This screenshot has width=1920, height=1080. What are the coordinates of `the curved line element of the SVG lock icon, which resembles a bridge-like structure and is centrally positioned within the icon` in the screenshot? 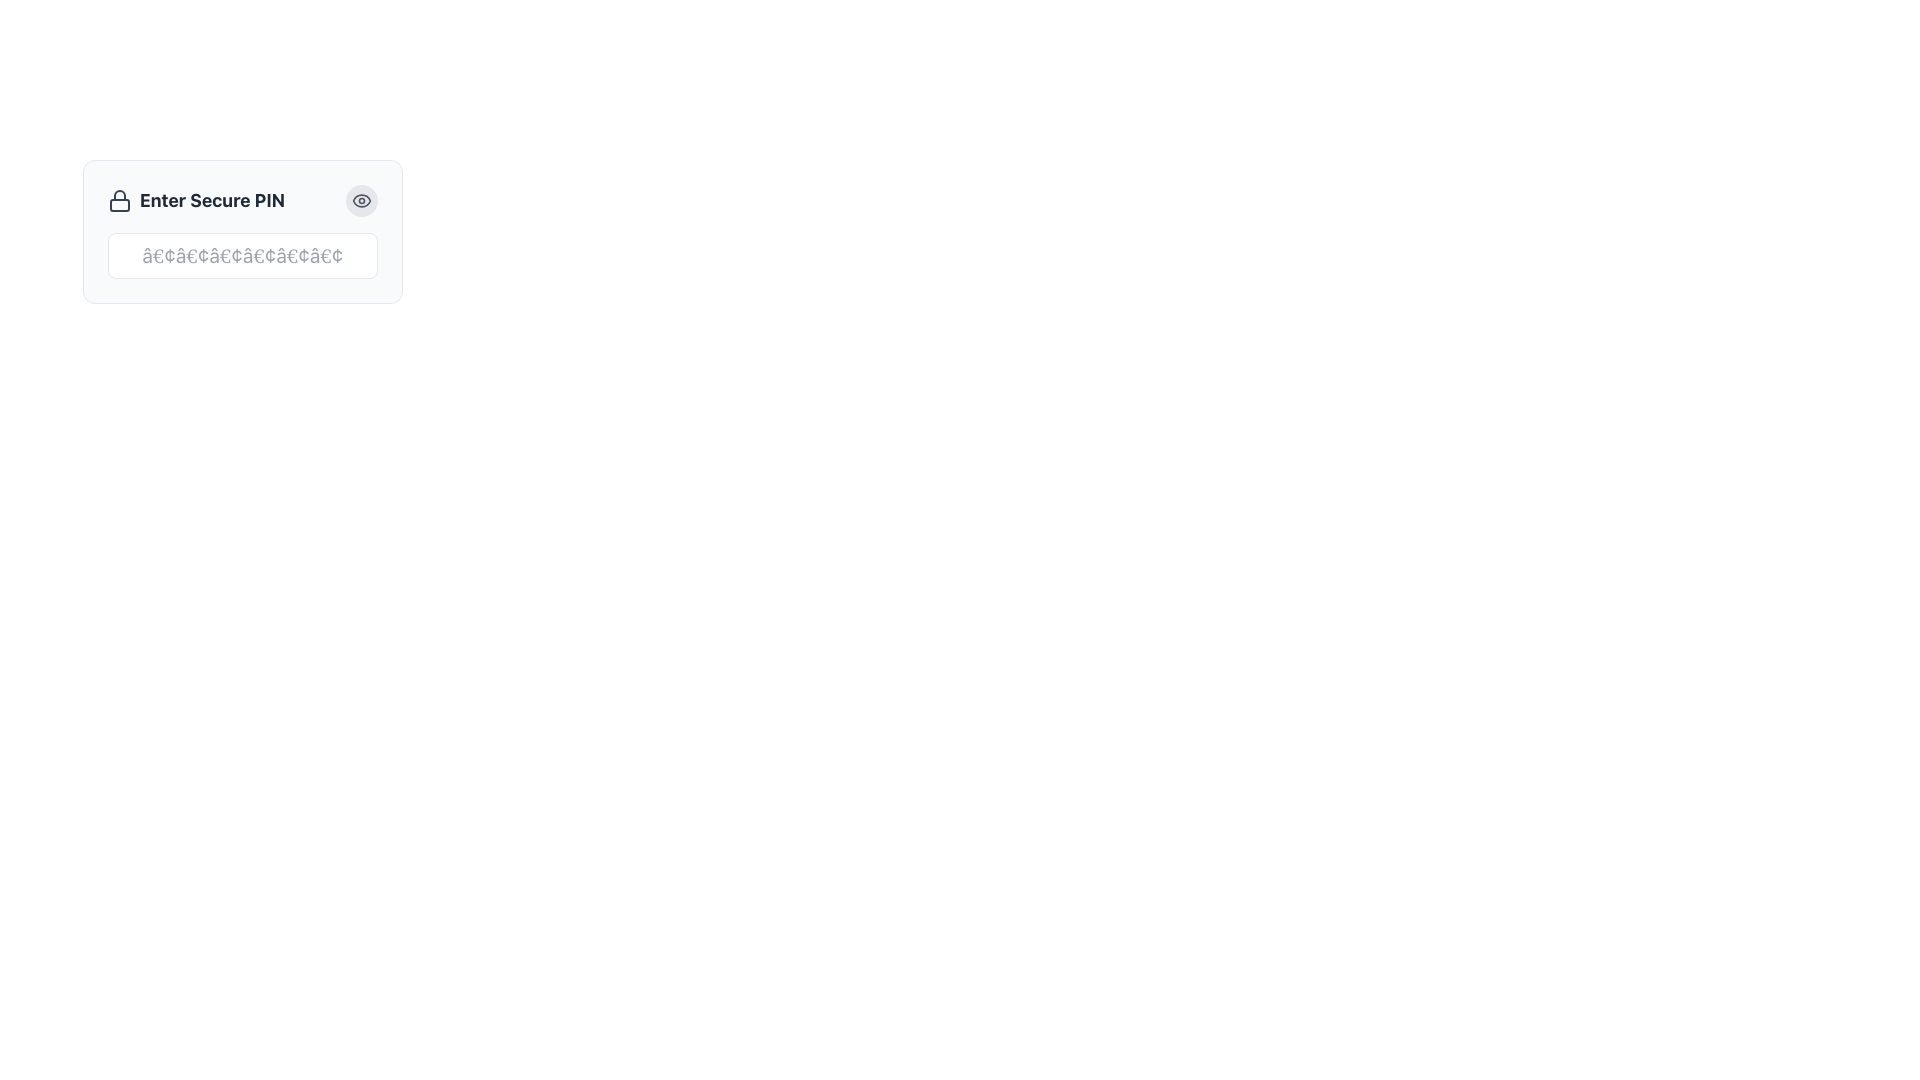 It's located at (119, 195).